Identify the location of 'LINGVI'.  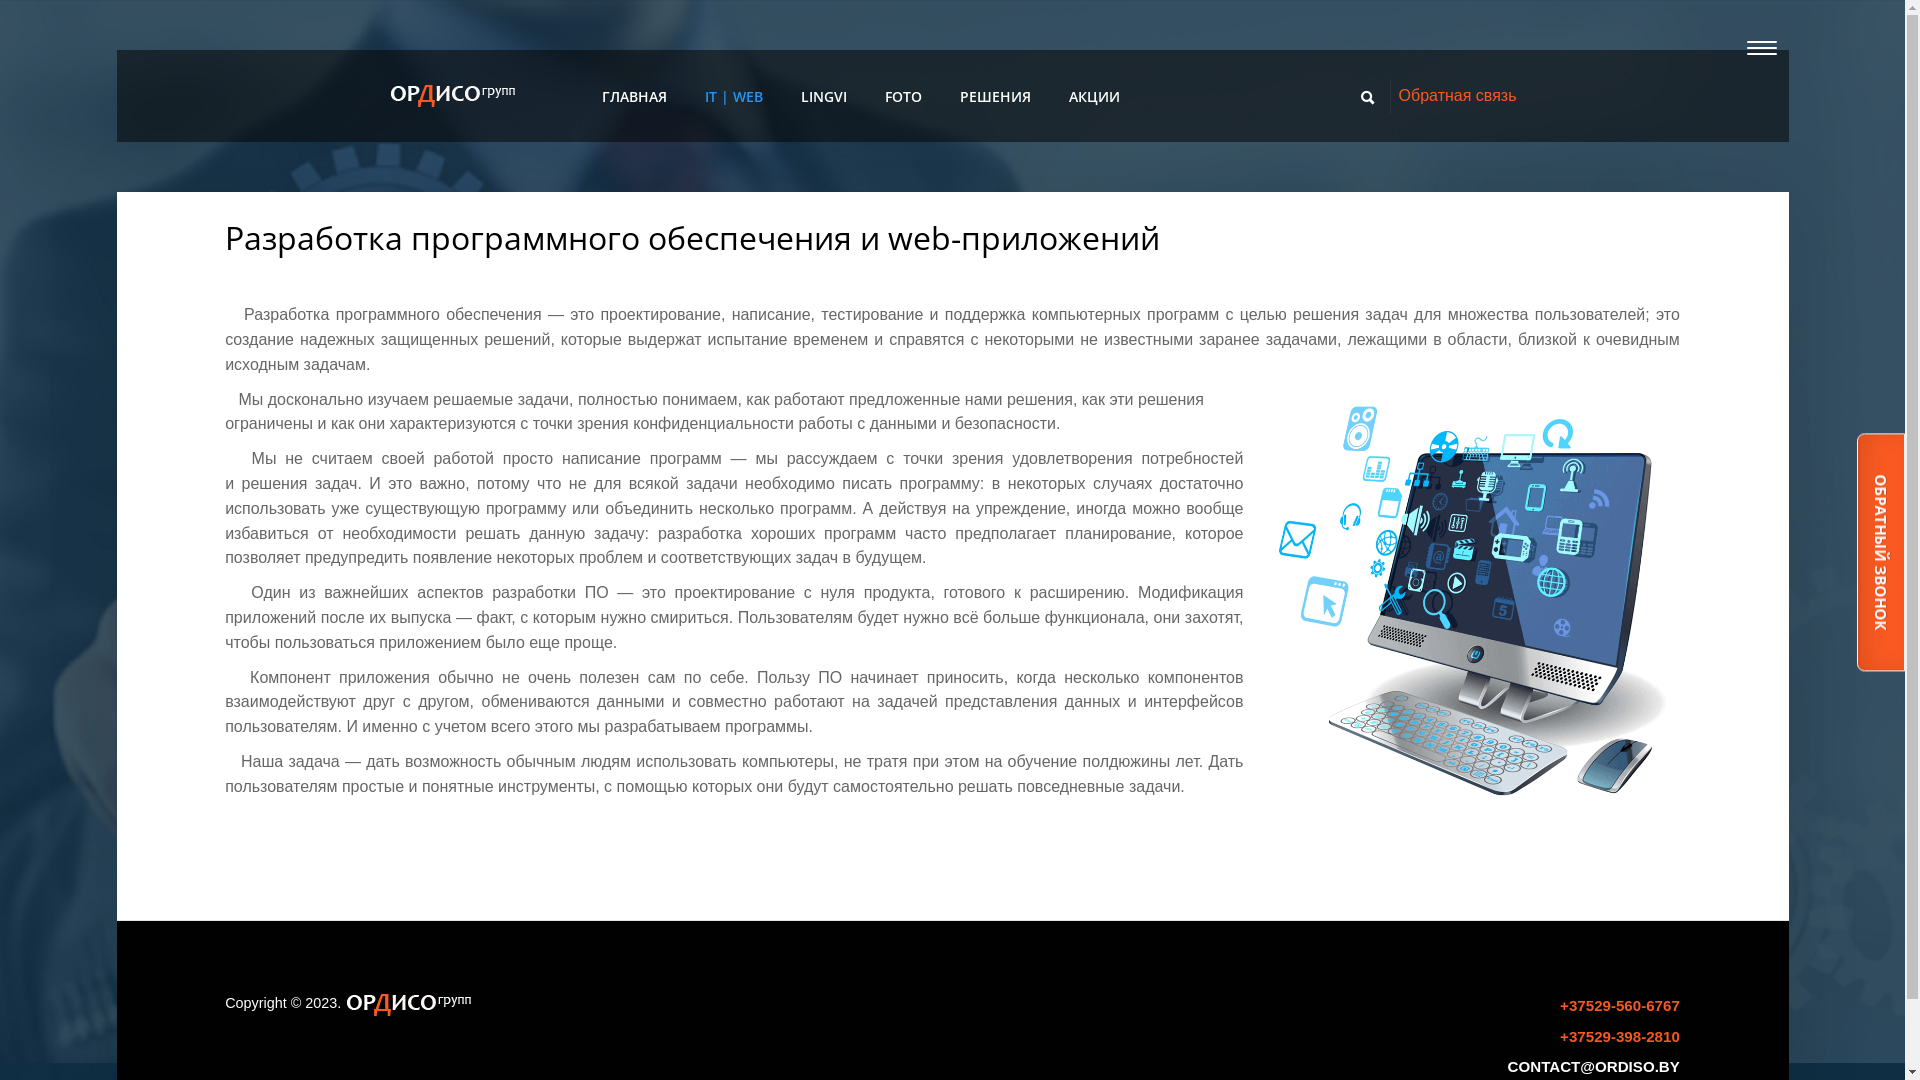
(824, 97).